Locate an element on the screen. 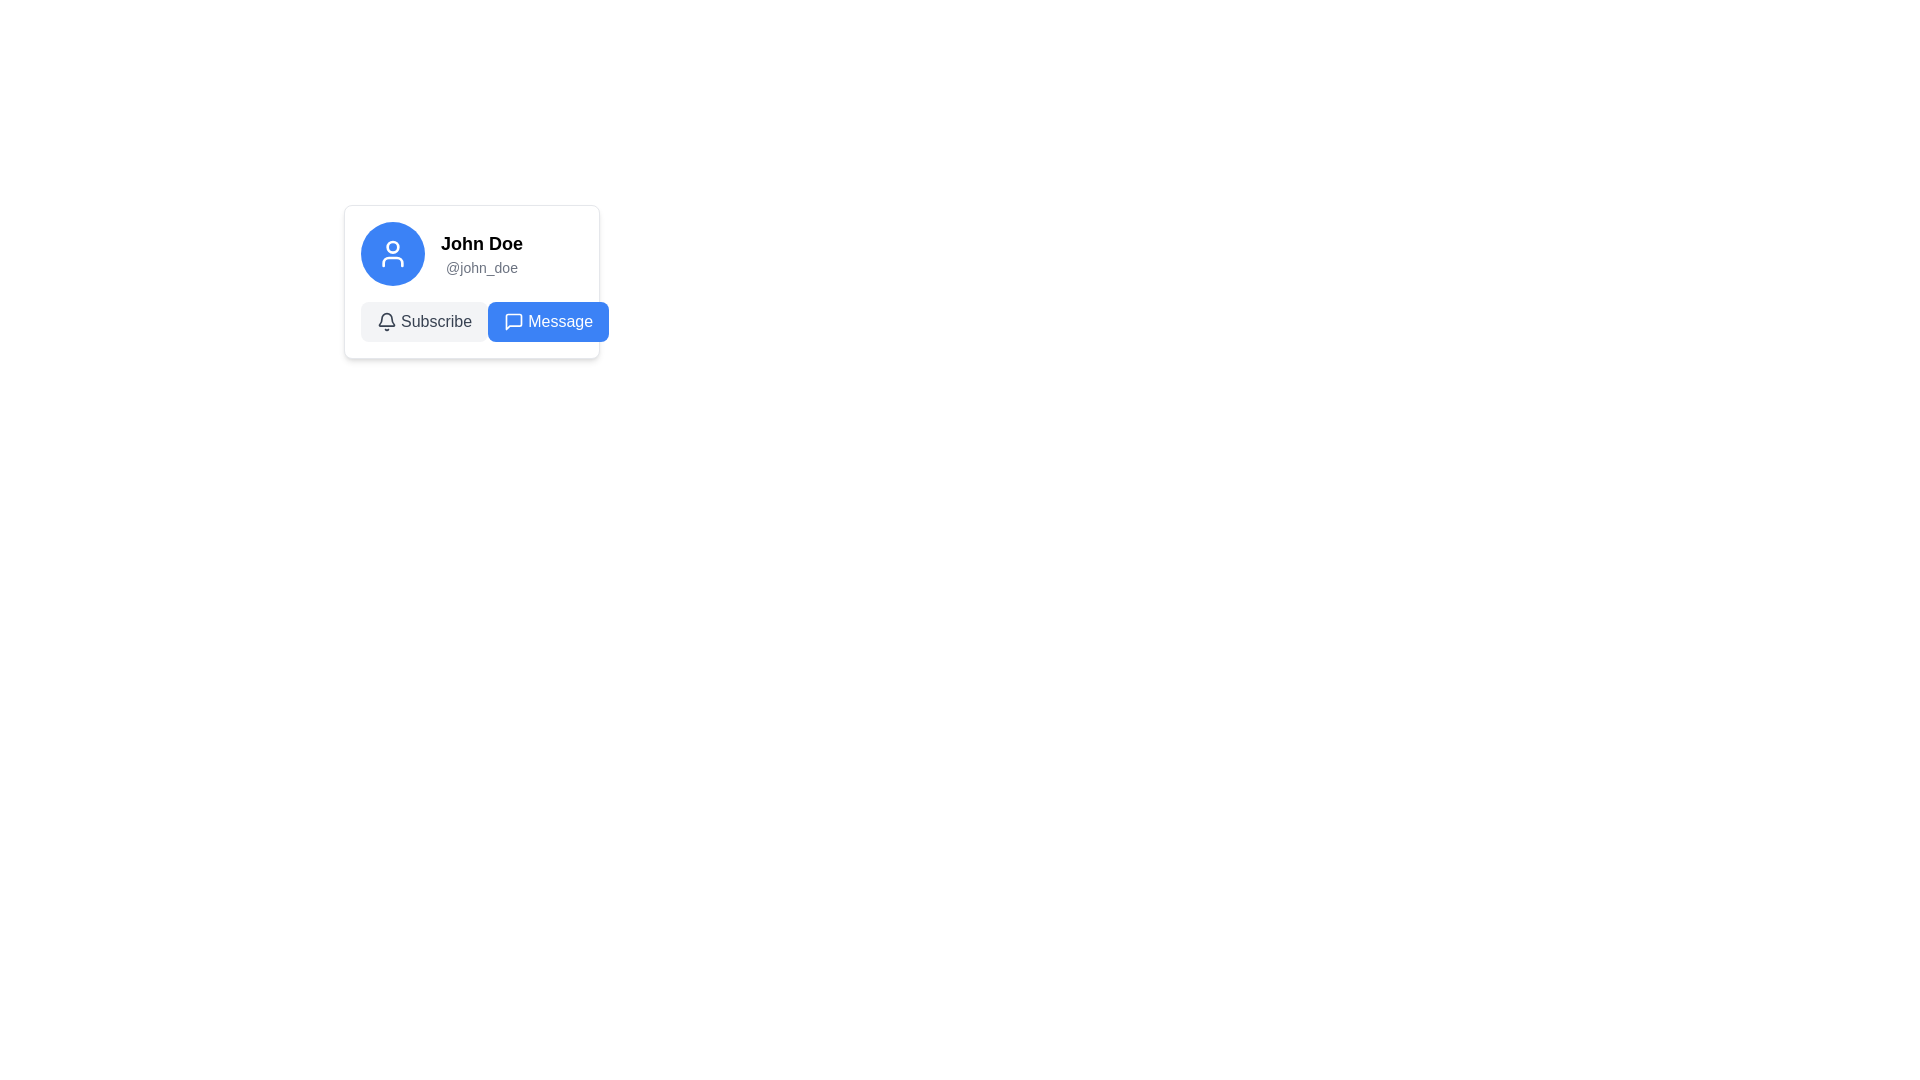 Image resolution: width=1920 pixels, height=1080 pixels. the Text Display that shows the user identifier, located in the upper half of a card section, to the right of an icon in a blue circular background is located at coordinates (470, 253).